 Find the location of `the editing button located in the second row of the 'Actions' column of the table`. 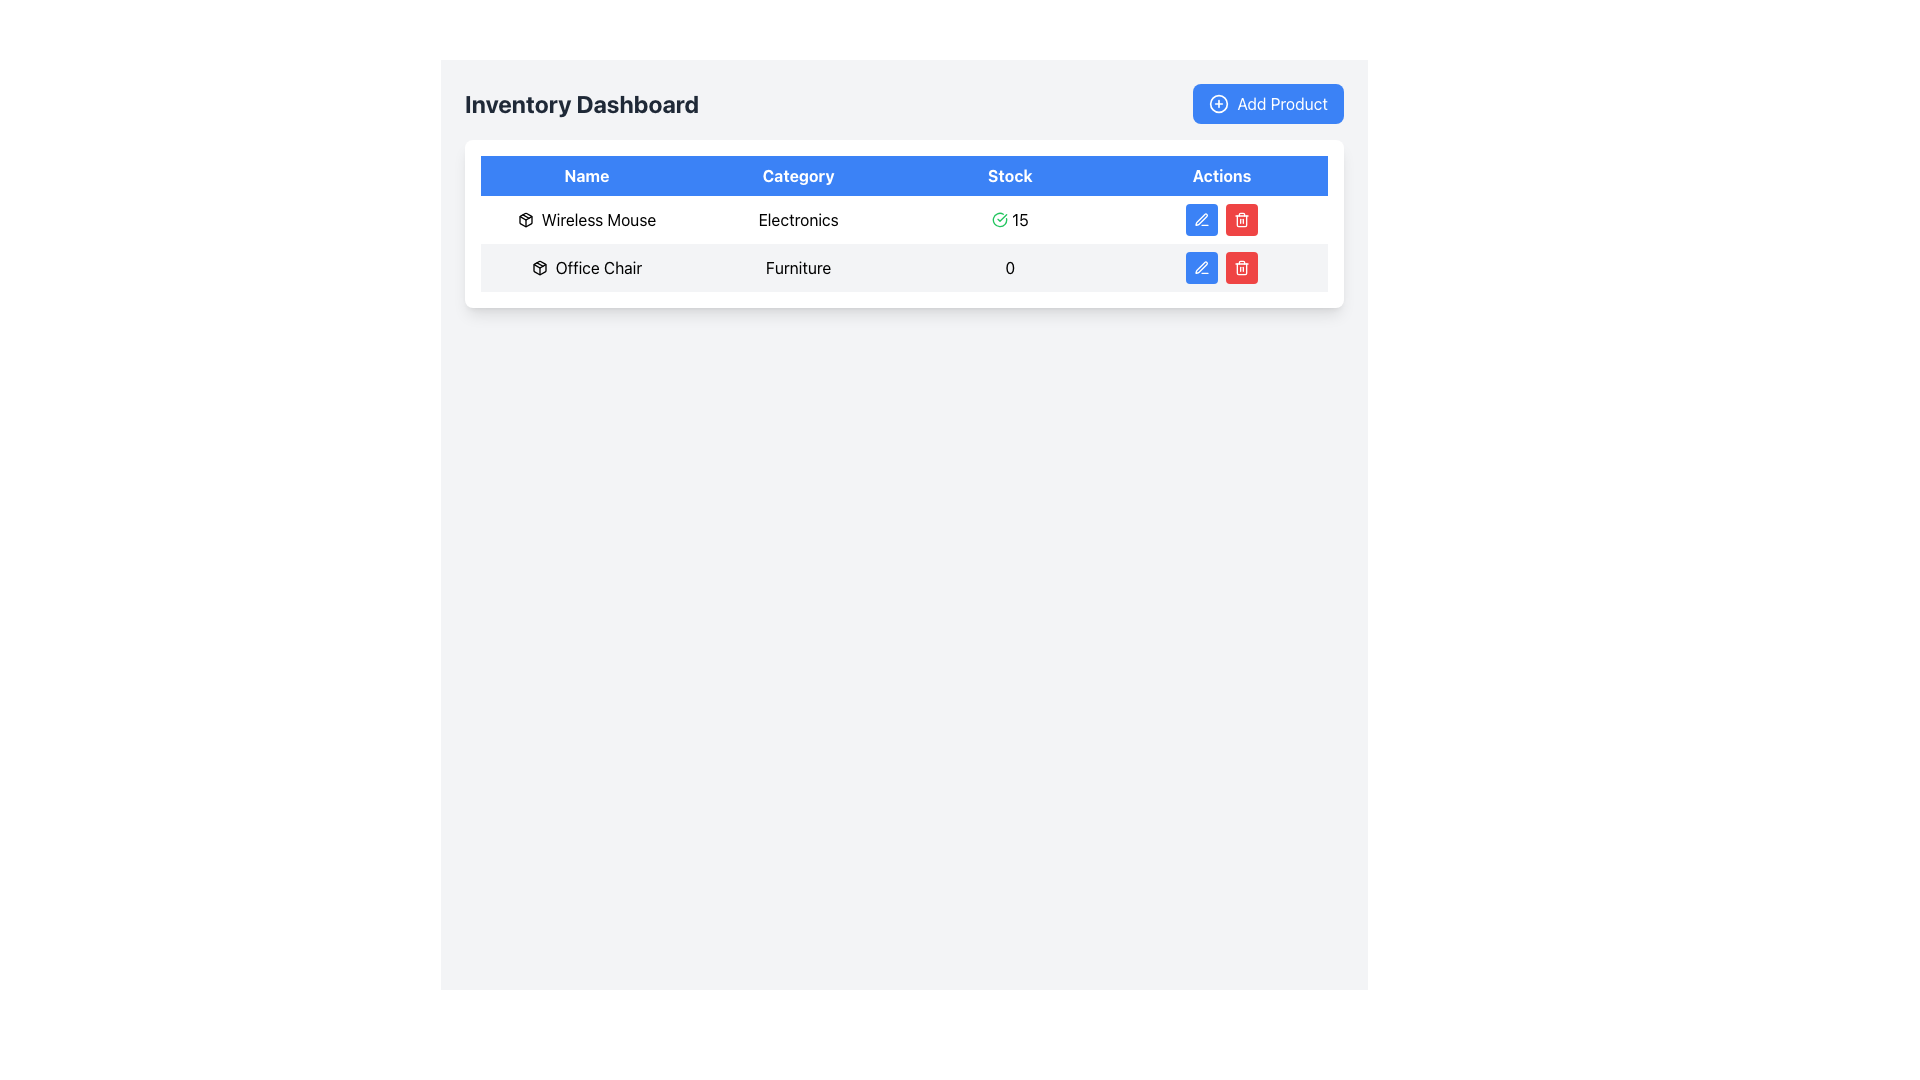

the editing button located in the second row of the 'Actions' column of the table is located at coordinates (1201, 266).